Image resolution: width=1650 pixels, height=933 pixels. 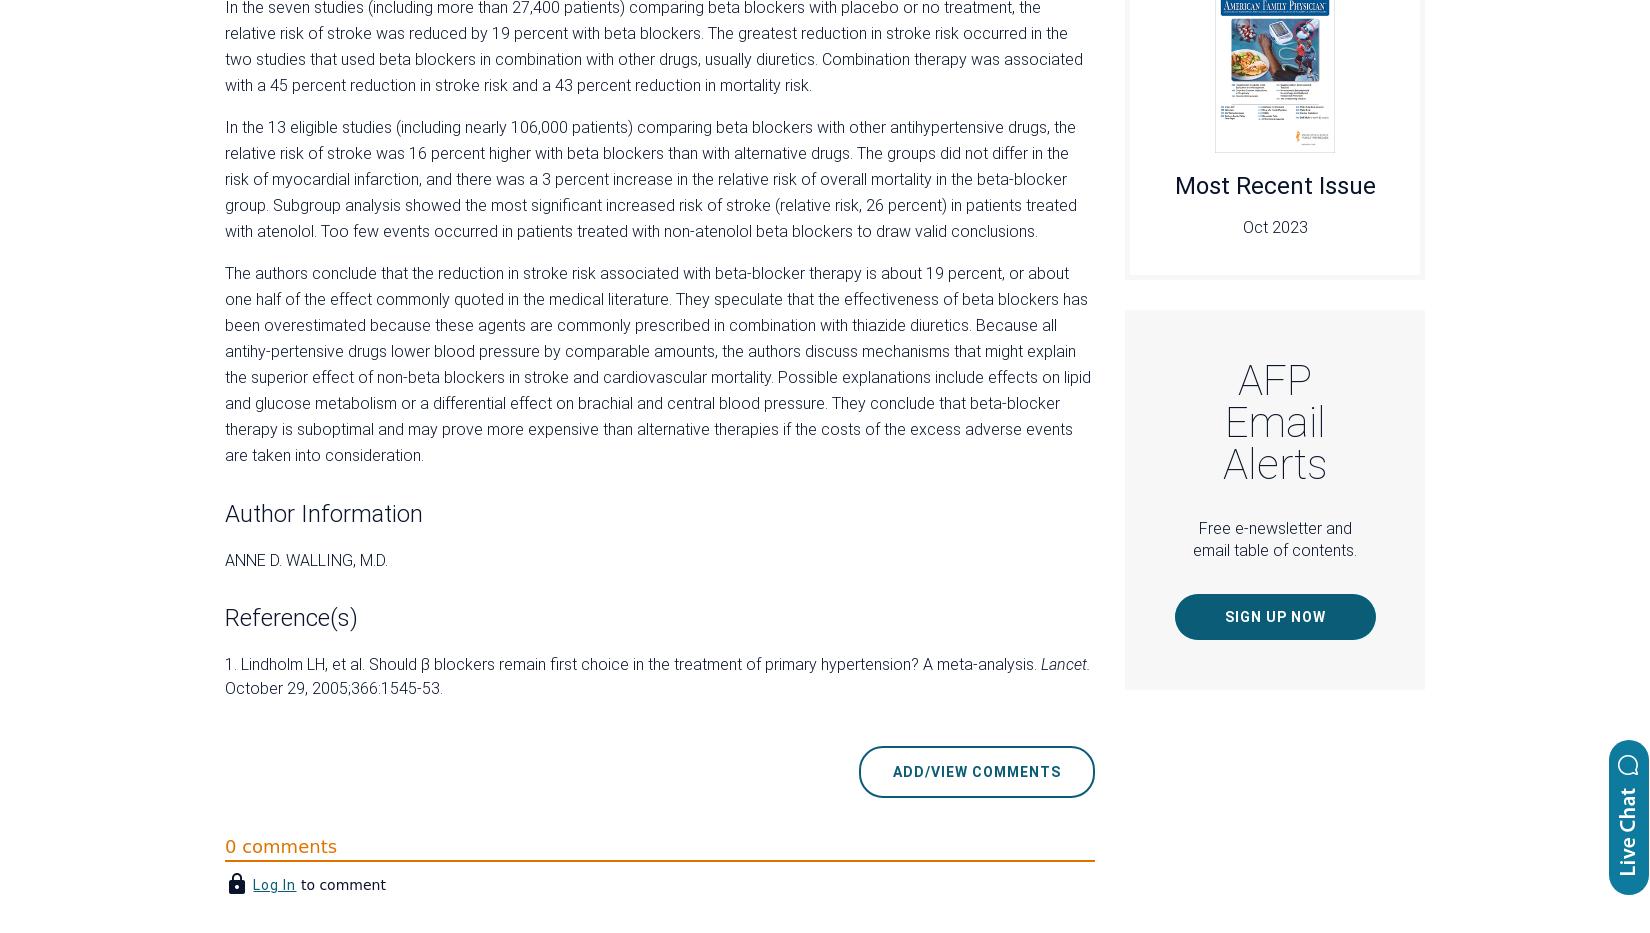 What do you see at coordinates (884, 669) in the screenshot?
I see `'Services'` at bounding box center [884, 669].